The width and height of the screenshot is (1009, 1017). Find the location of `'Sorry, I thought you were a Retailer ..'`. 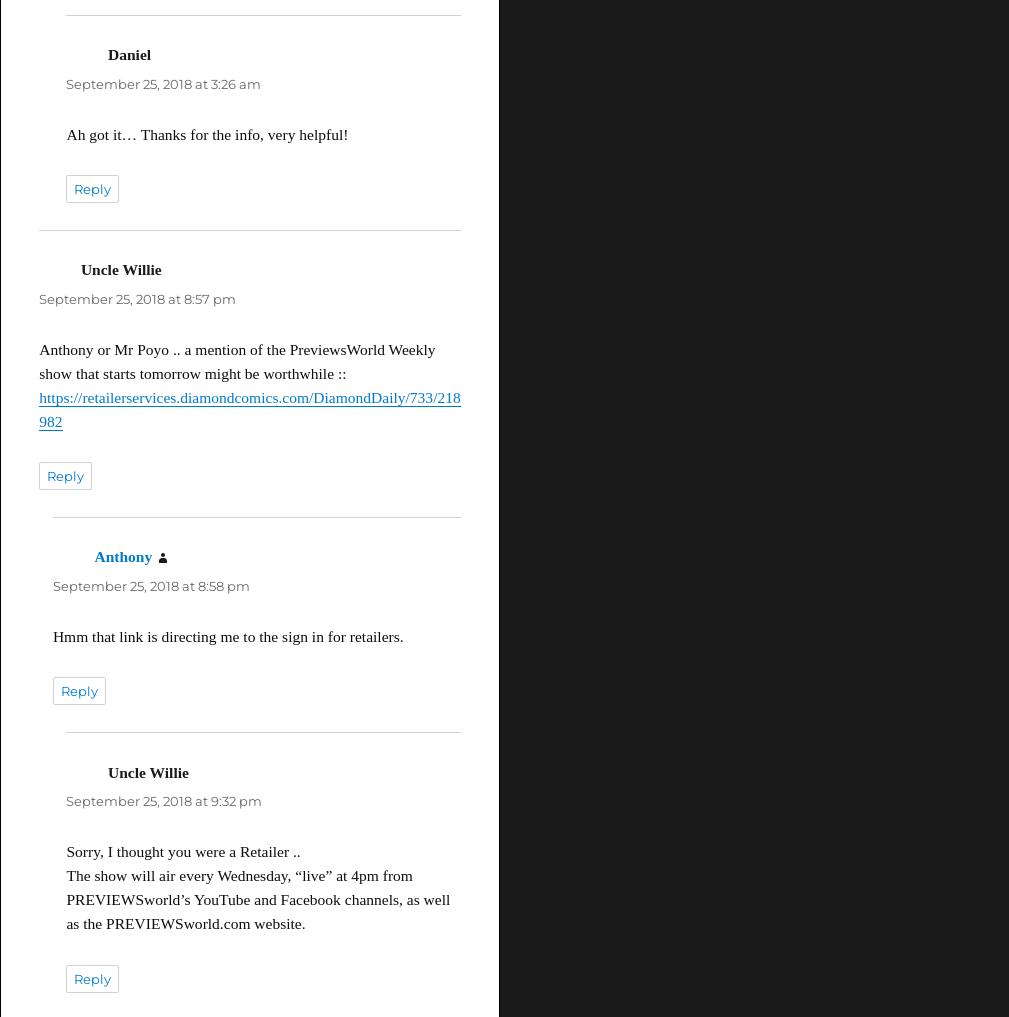

'Sorry, I thought you were a Retailer ..' is located at coordinates (182, 851).